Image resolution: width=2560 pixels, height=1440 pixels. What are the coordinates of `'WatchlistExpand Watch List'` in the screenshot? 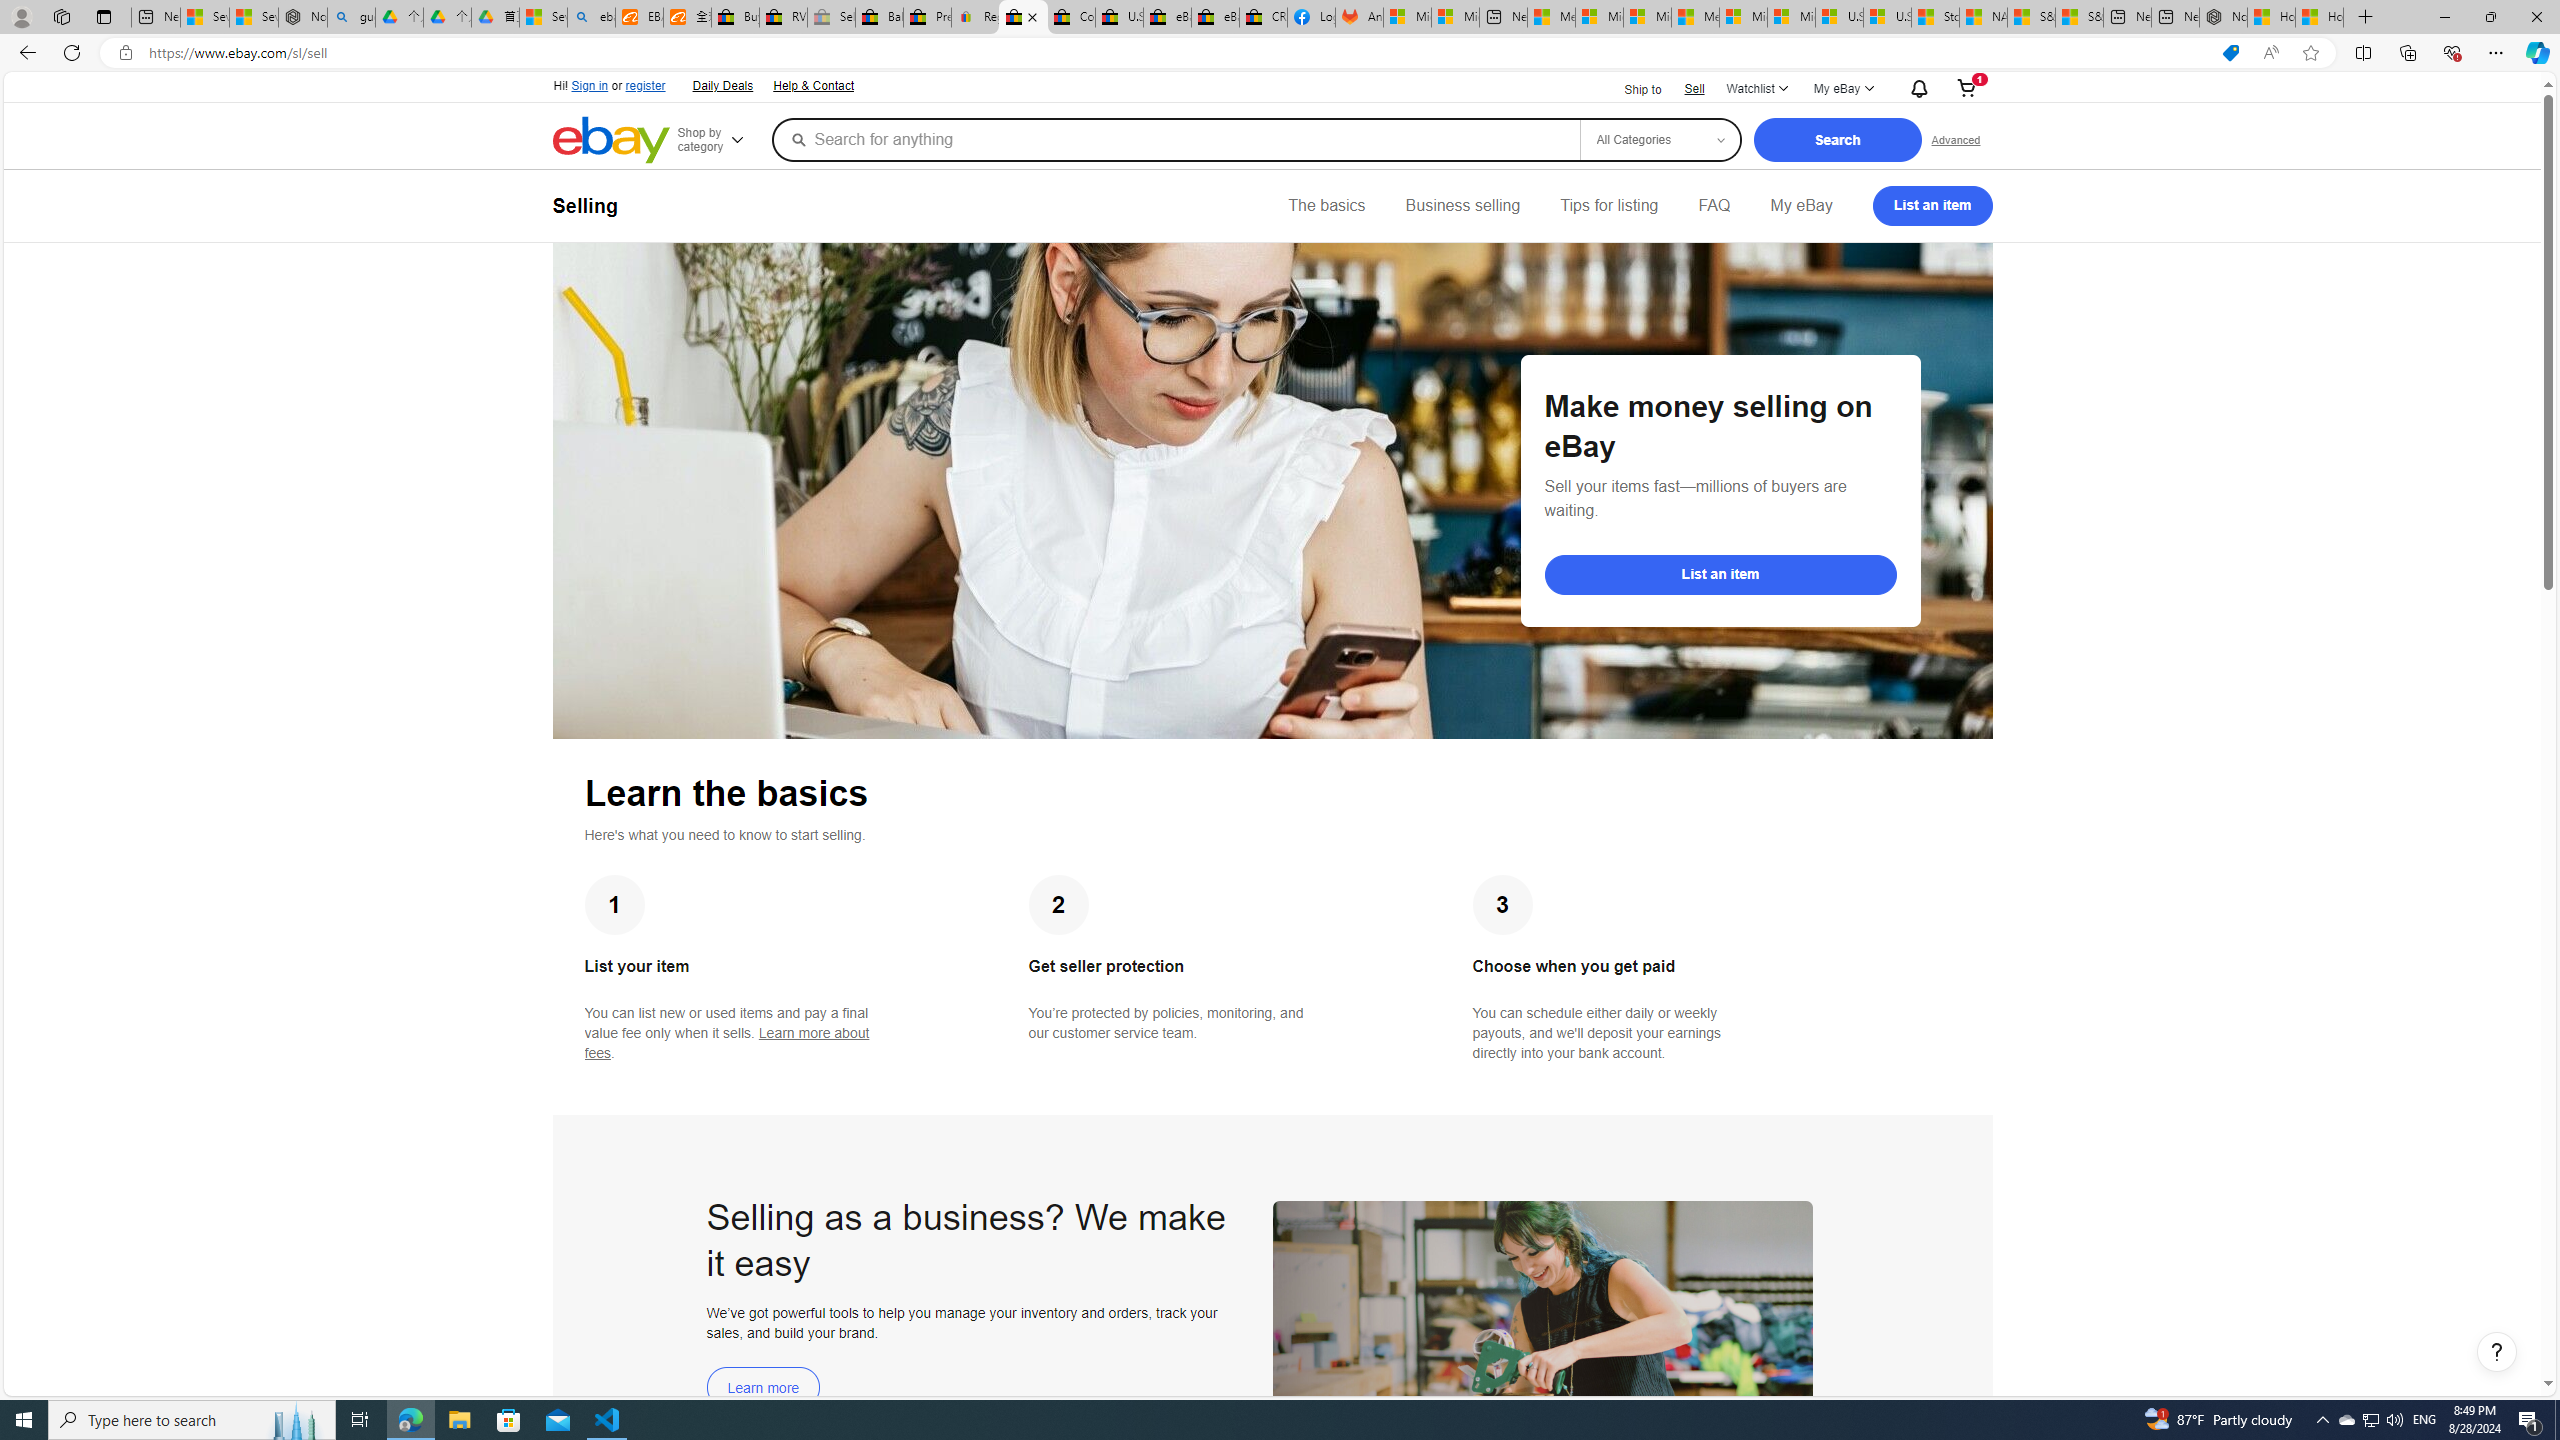 It's located at (1756, 88).